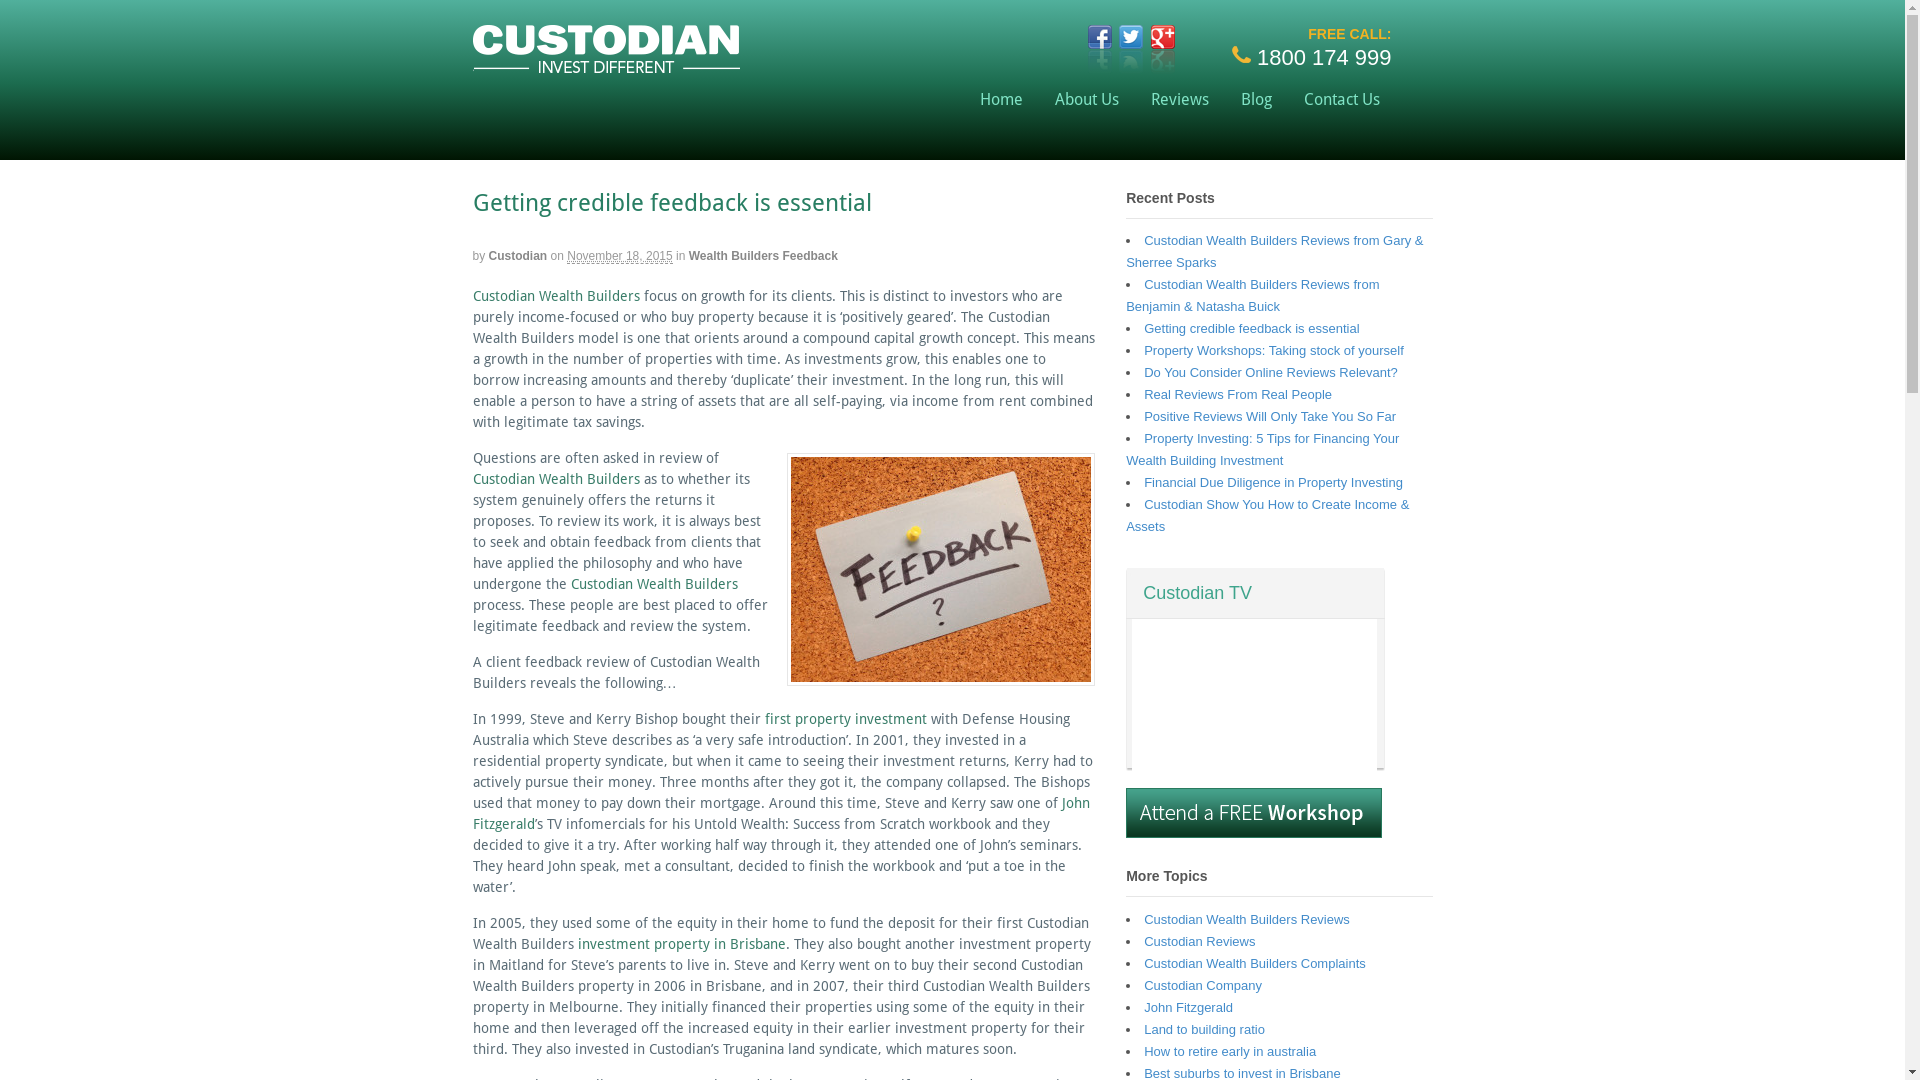 This screenshot has height=1080, width=1920. I want to click on 'Custodian Wealth Builders', so click(555, 296).